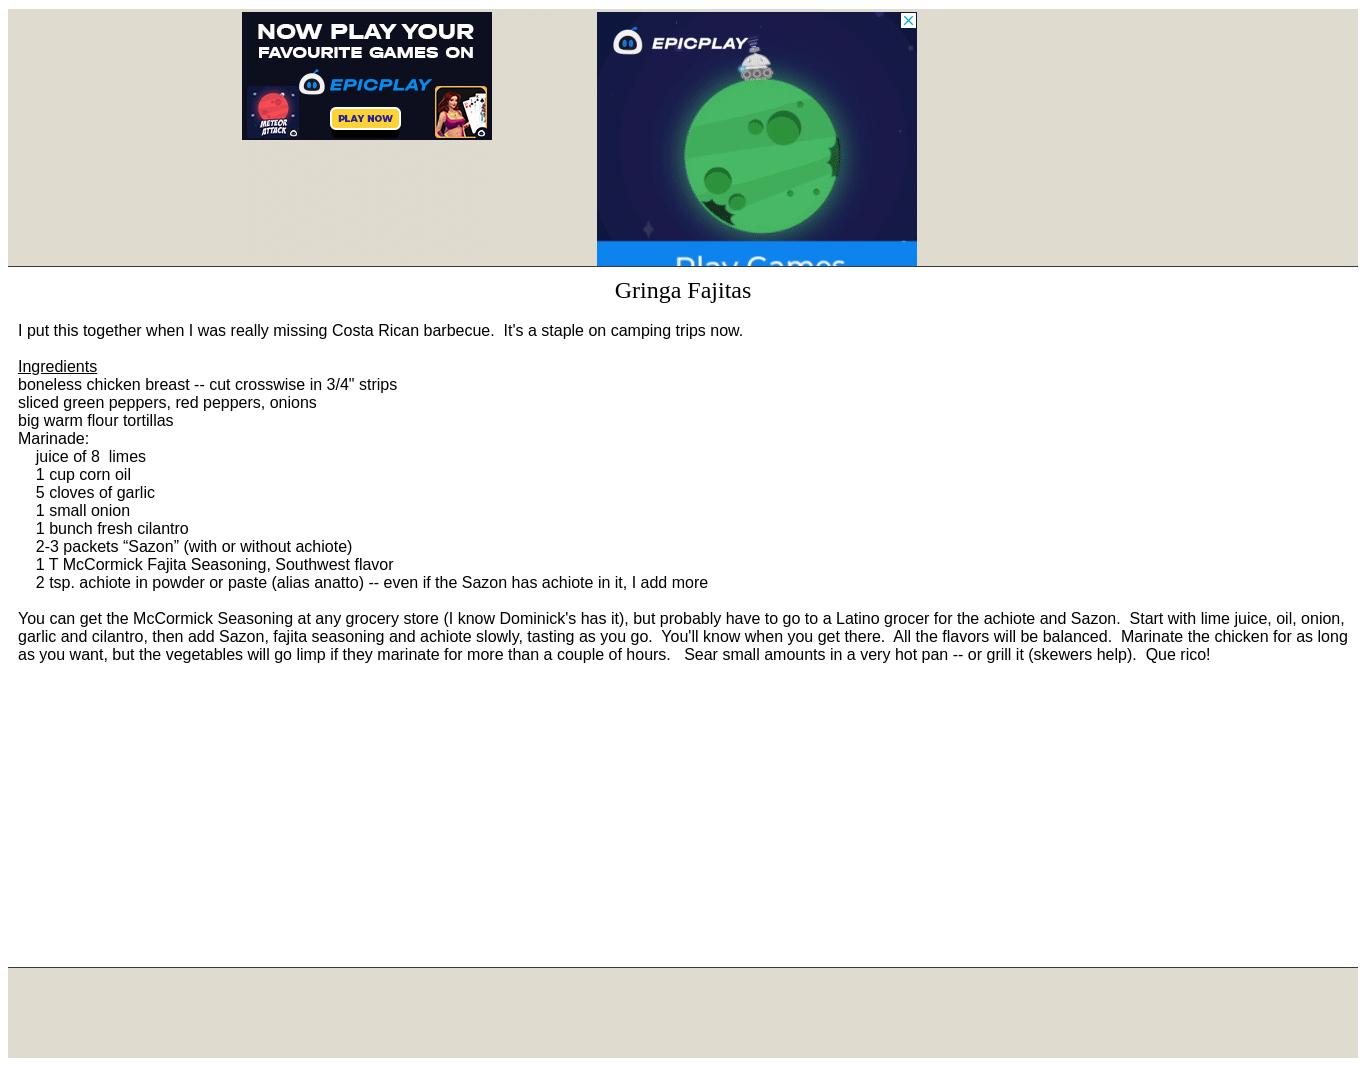  What do you see at coordinates (681, 289) in the screenshot?
I see `'Gringa Fajitas'` at bounding box center [681, 289].